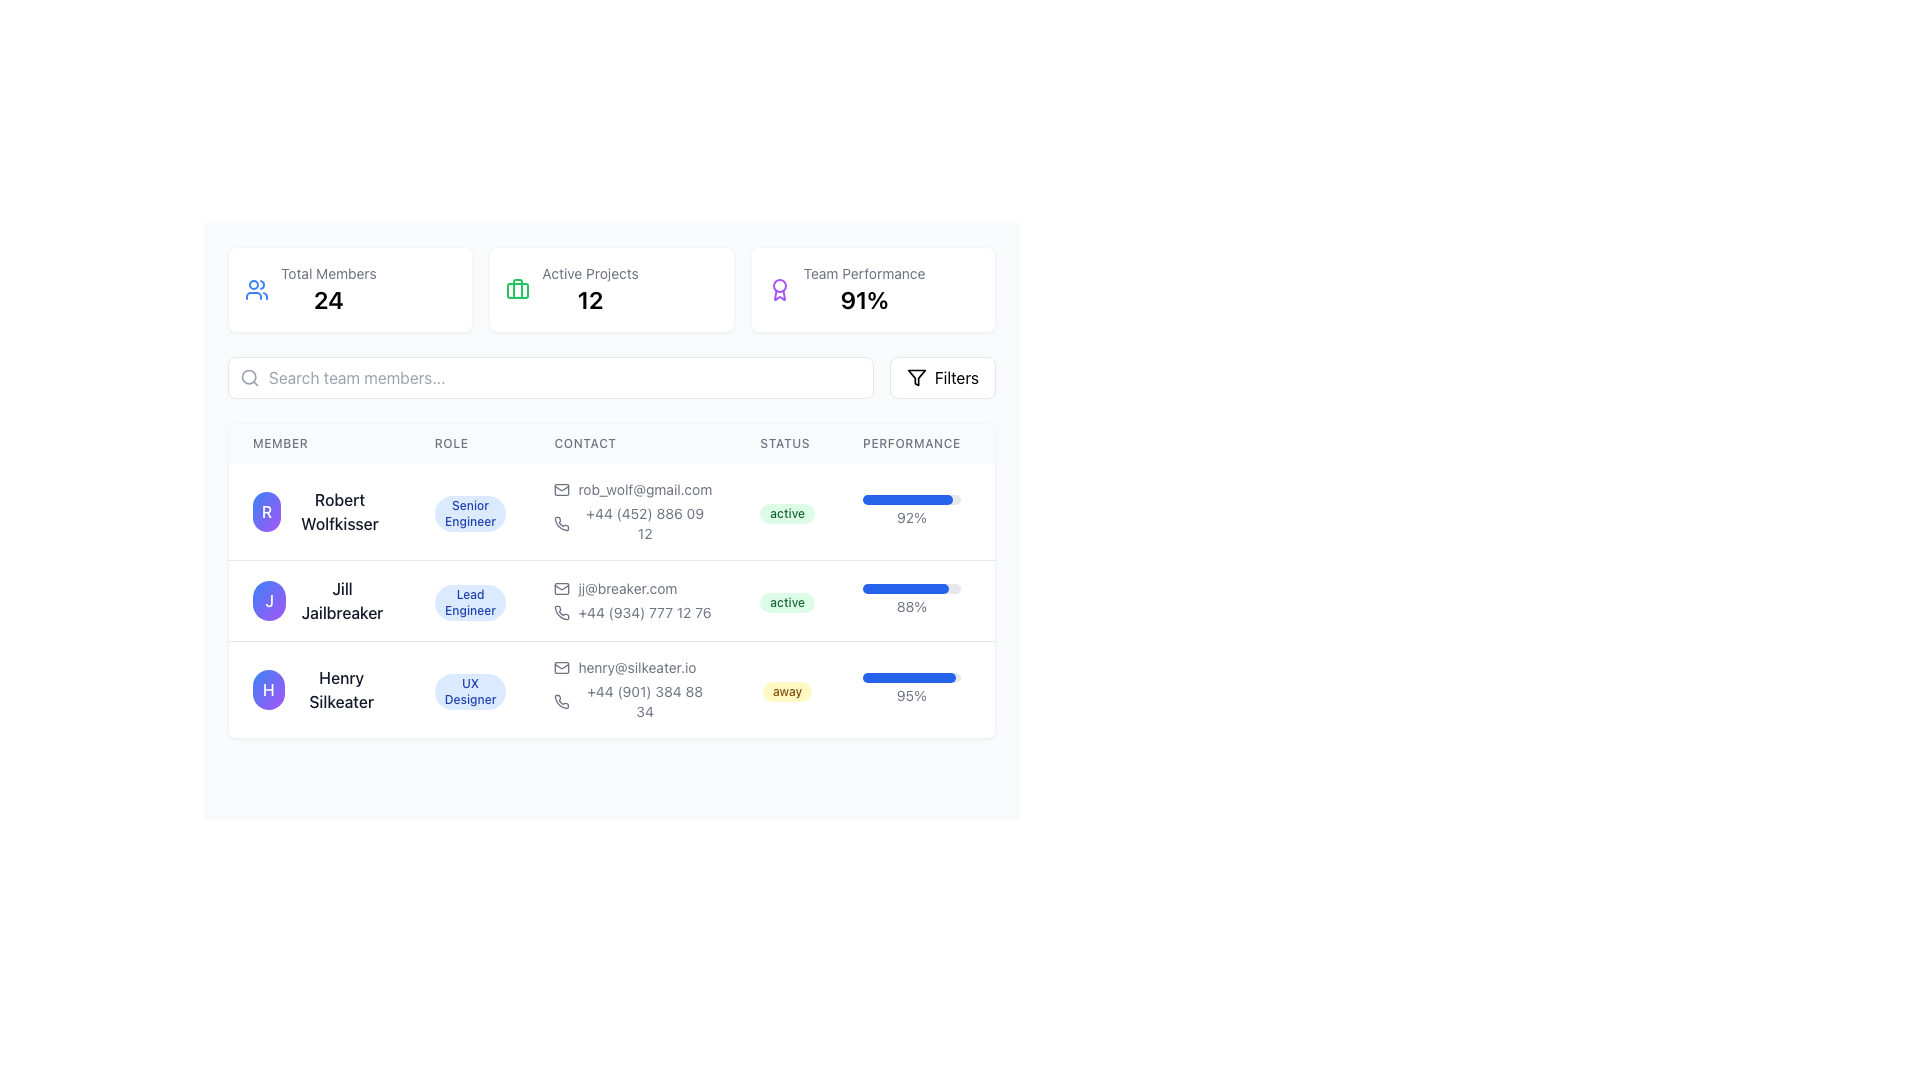  Describe the element at coordinates (561, 489) in the screenshot. I see `the envelope icon, which represents an email symbol, located in the 'Contact' column of the first row in a table, to the left of the email address 'rob_wolf@gmail.com'` at that location.